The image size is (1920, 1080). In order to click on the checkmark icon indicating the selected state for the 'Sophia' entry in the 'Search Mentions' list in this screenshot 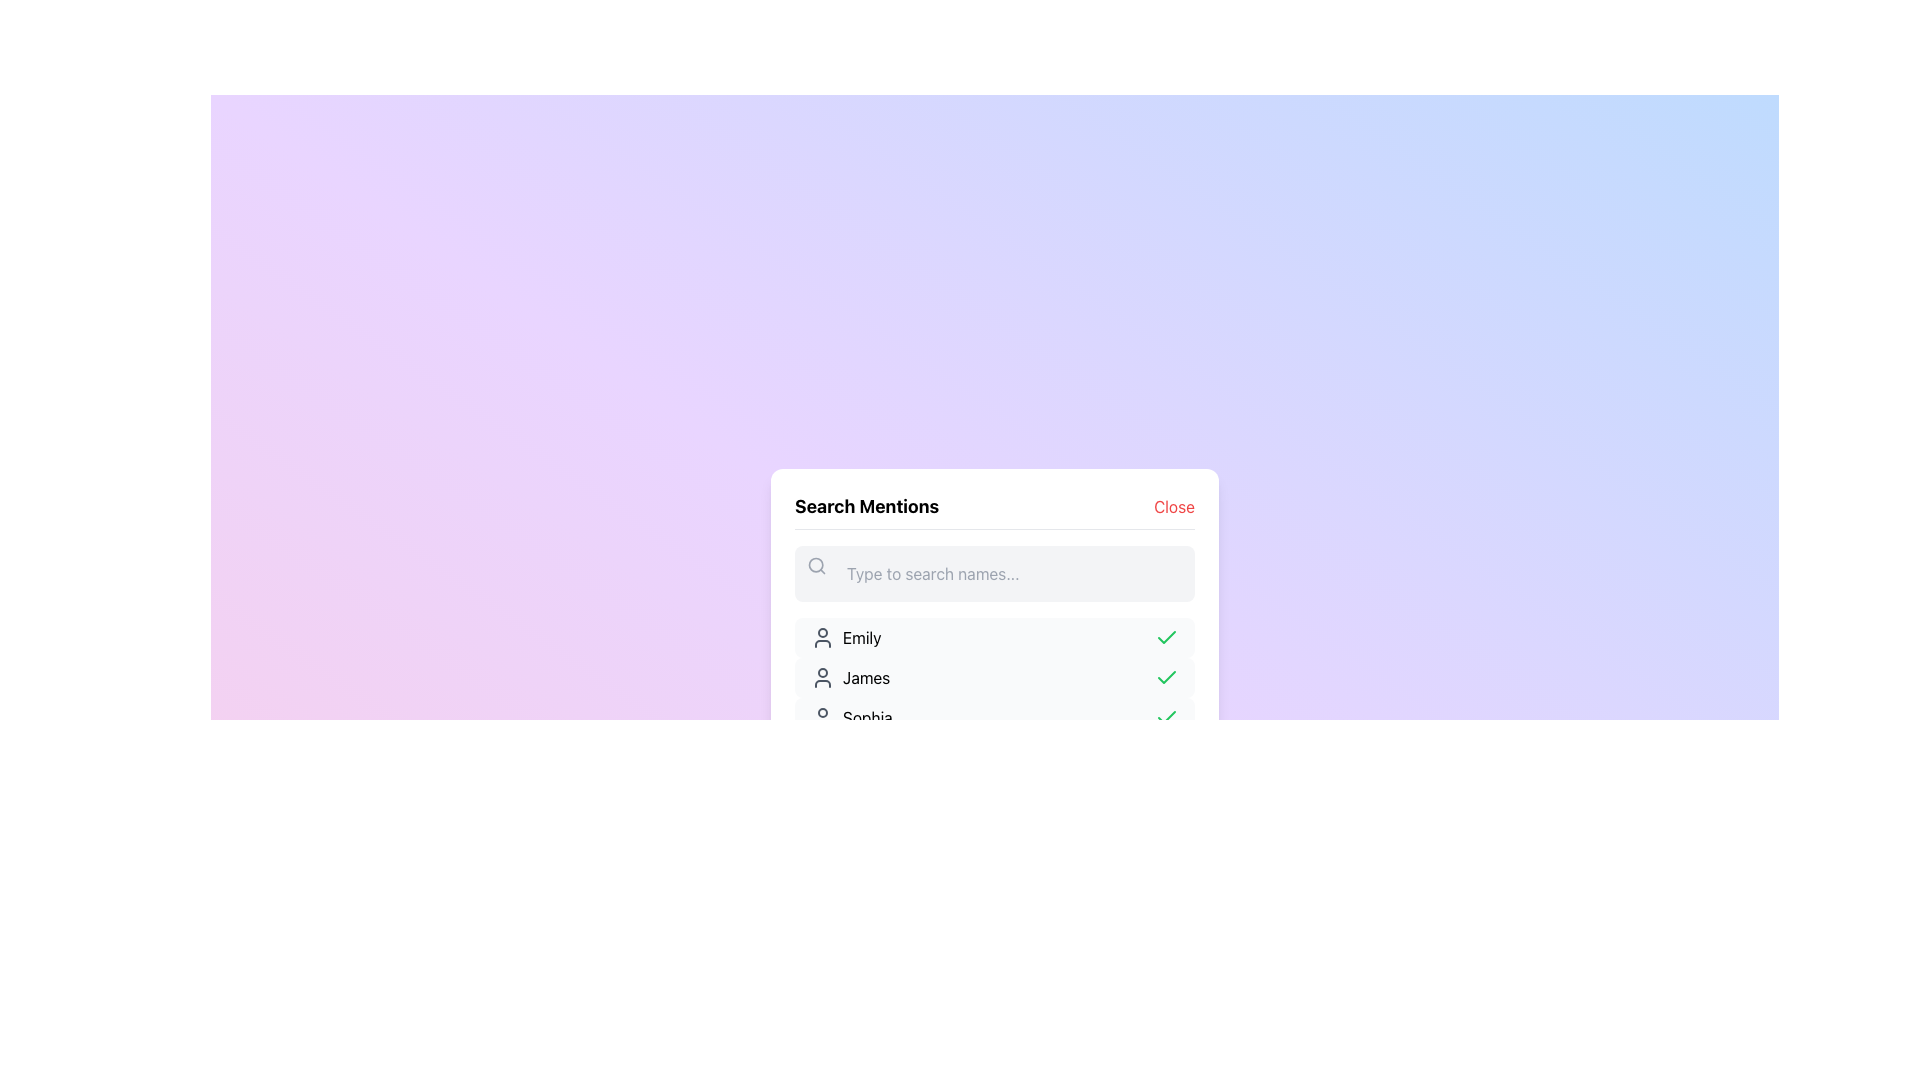, I will do `click(1166, 716)`.